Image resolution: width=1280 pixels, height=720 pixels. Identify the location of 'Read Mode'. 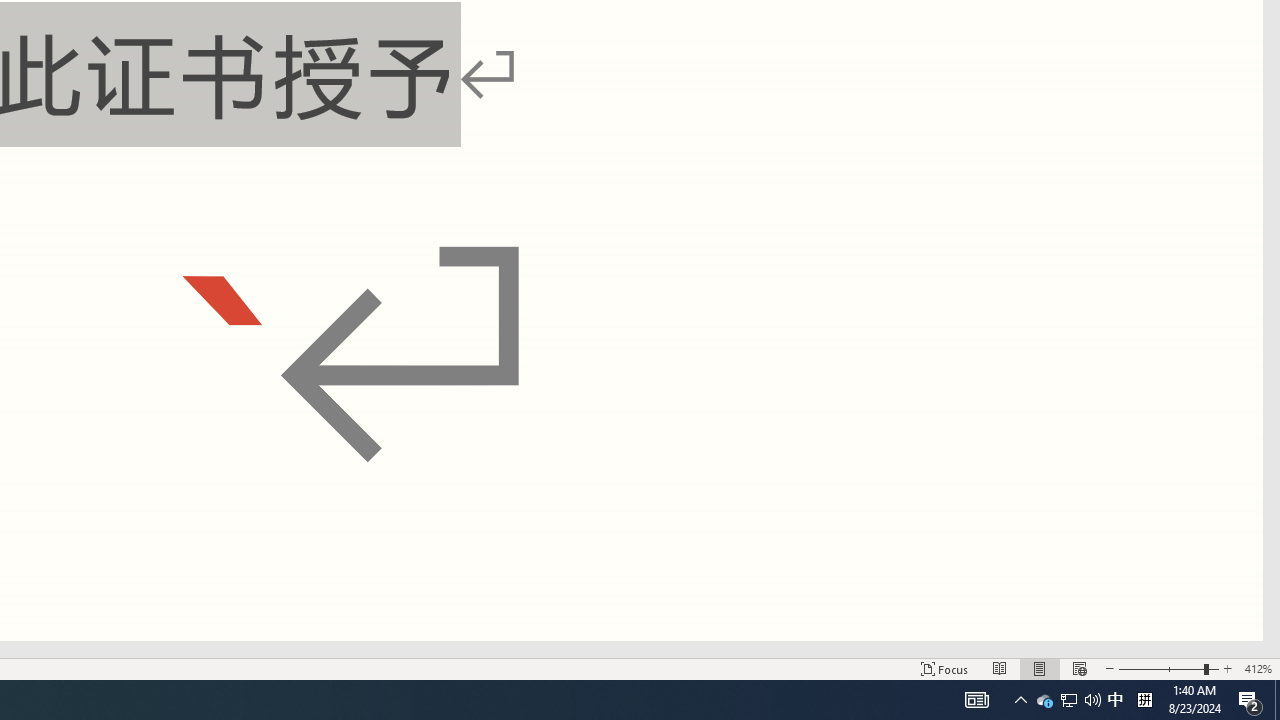
(1000, 669).